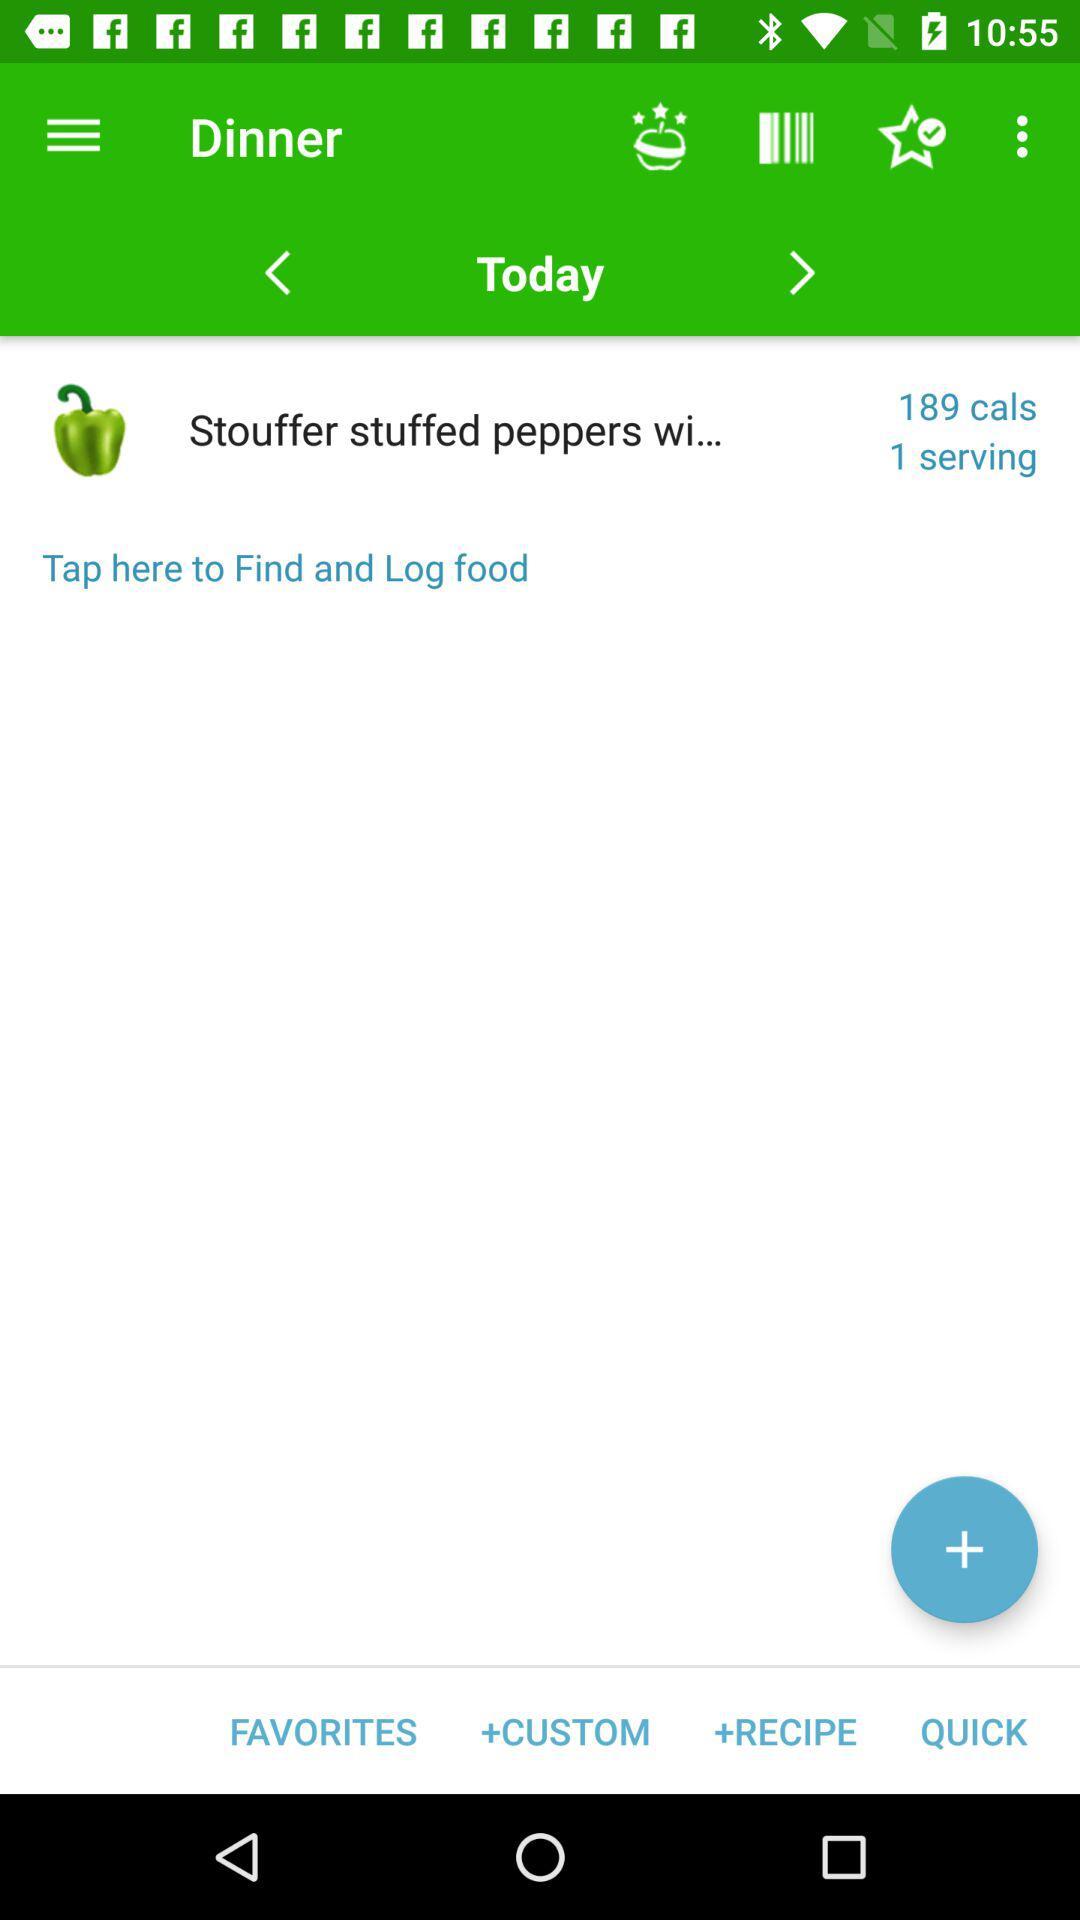  Describe the element at coordinates (322, 1730) in the screenshot. I see `favorites item` at that location.